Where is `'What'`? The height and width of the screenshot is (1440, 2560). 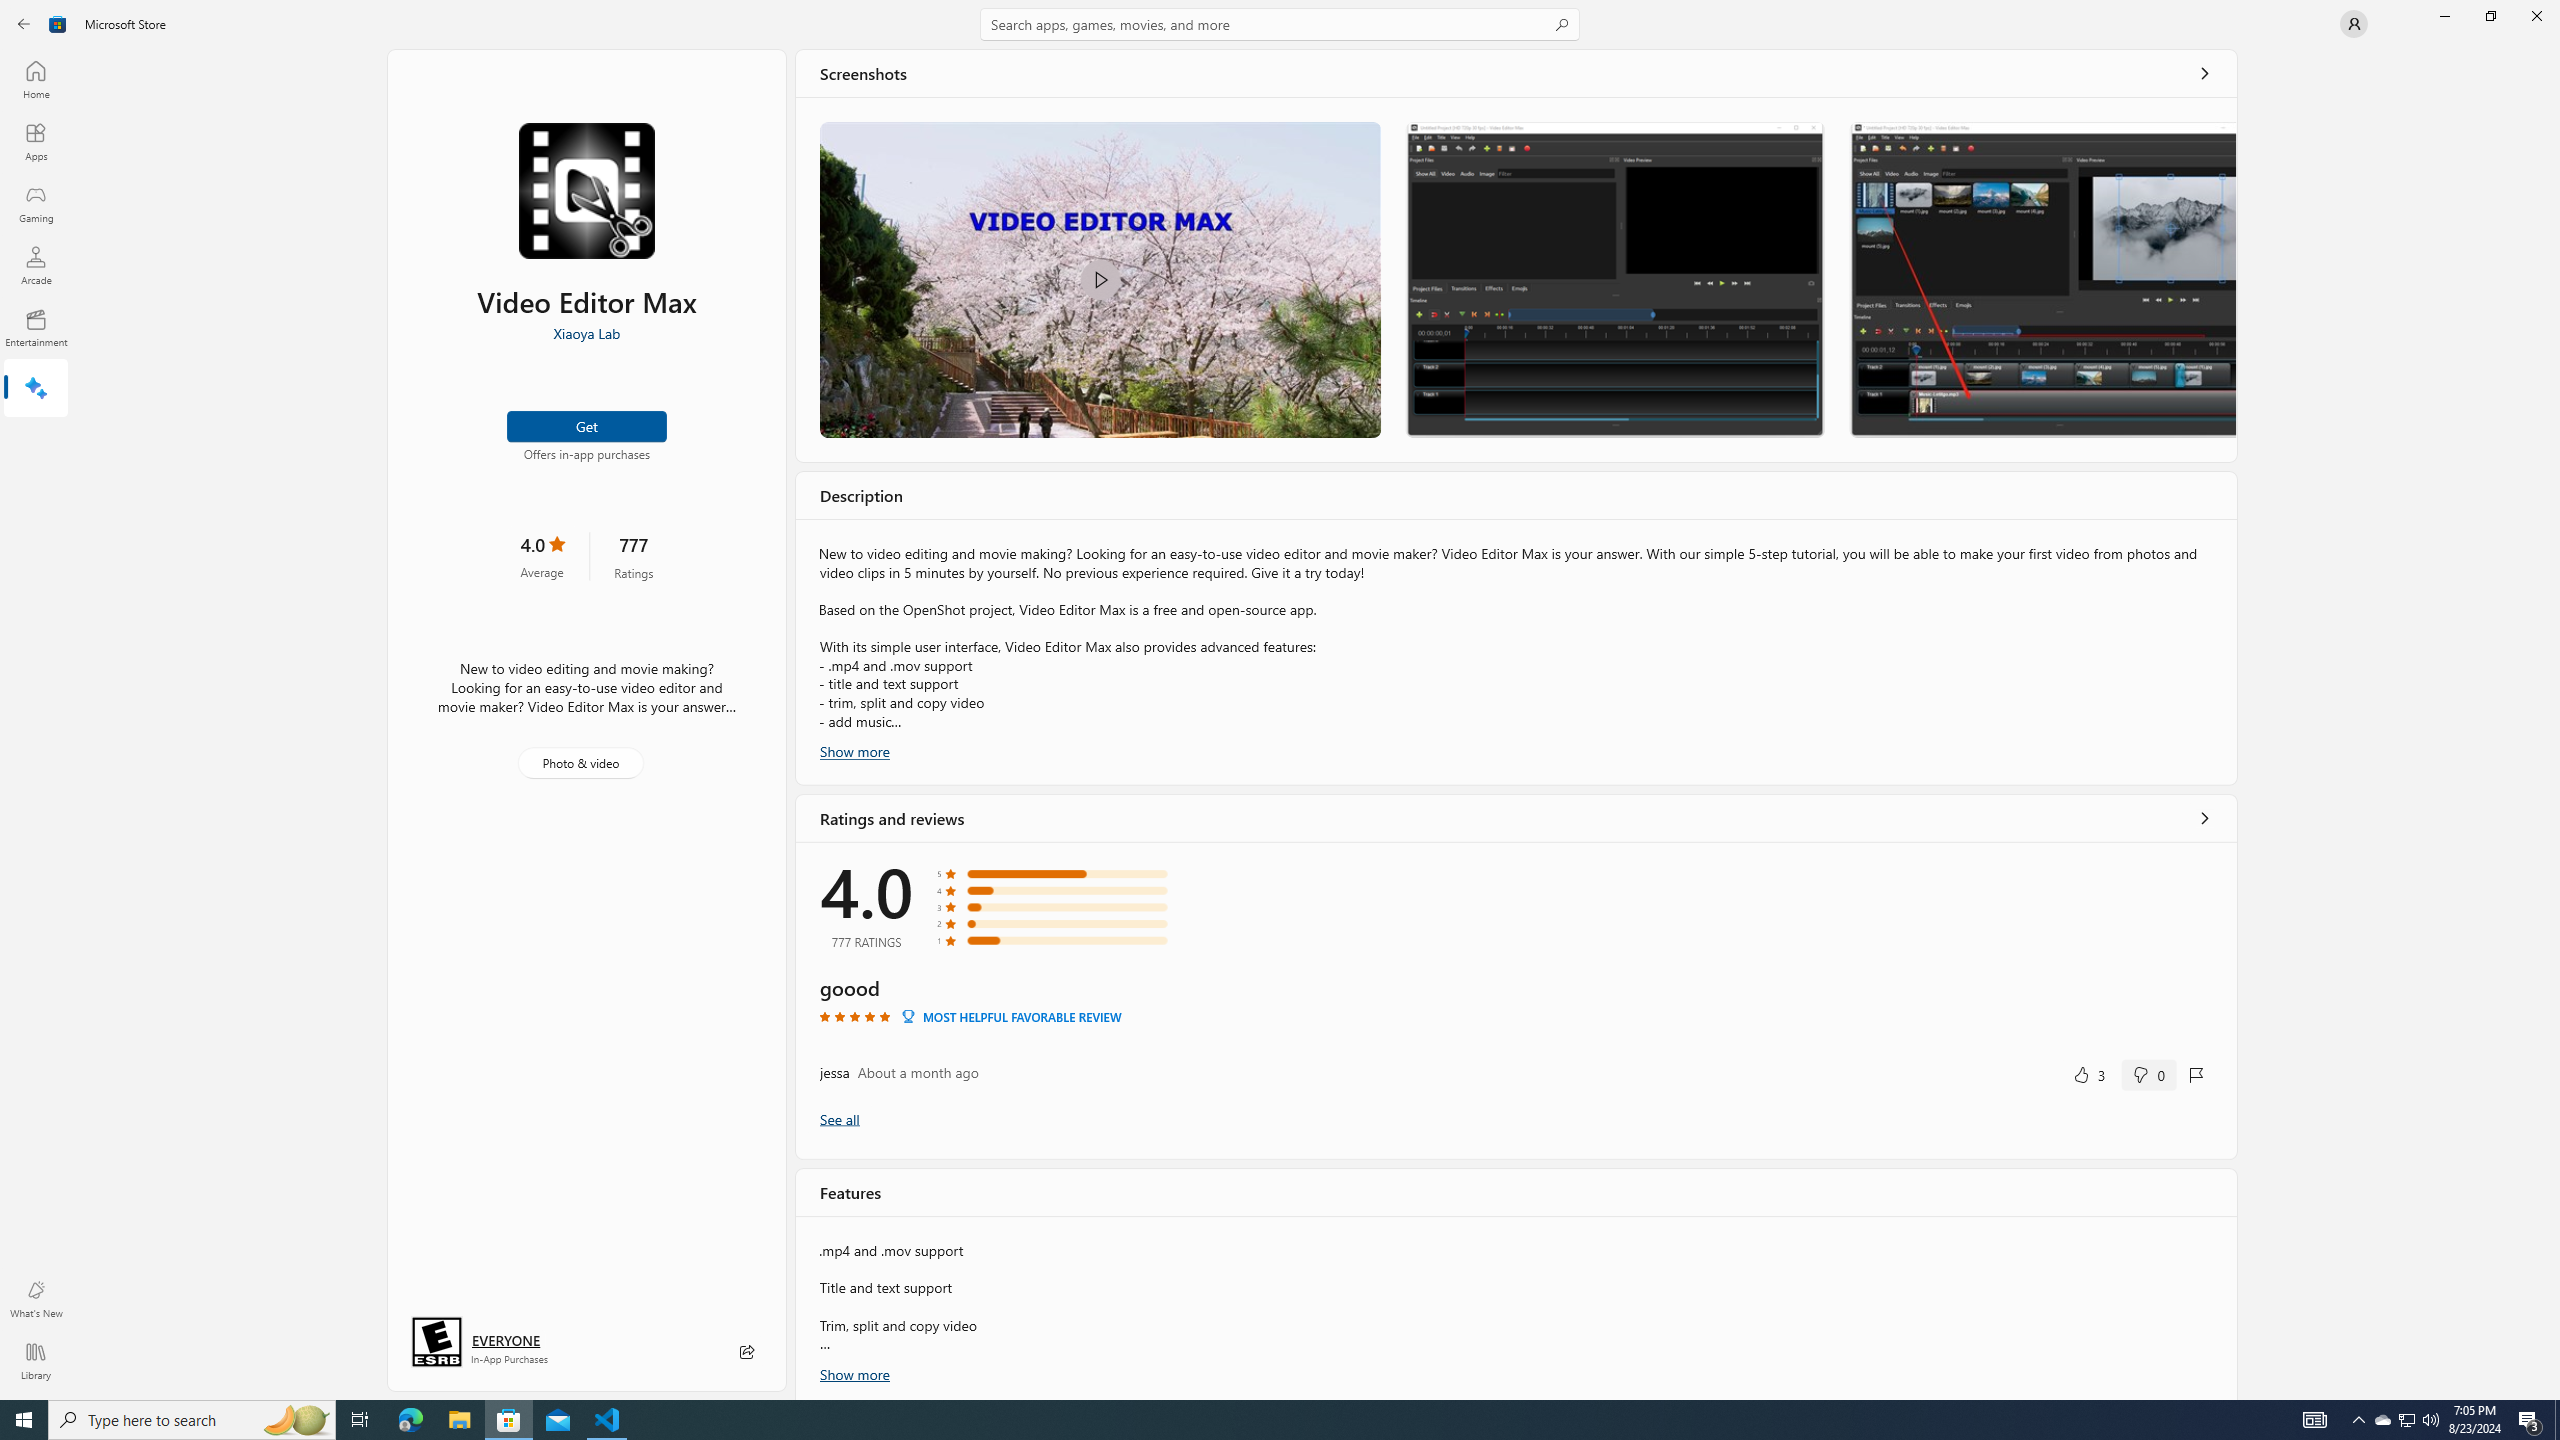 'What' is located at coordinates (34, 1298).